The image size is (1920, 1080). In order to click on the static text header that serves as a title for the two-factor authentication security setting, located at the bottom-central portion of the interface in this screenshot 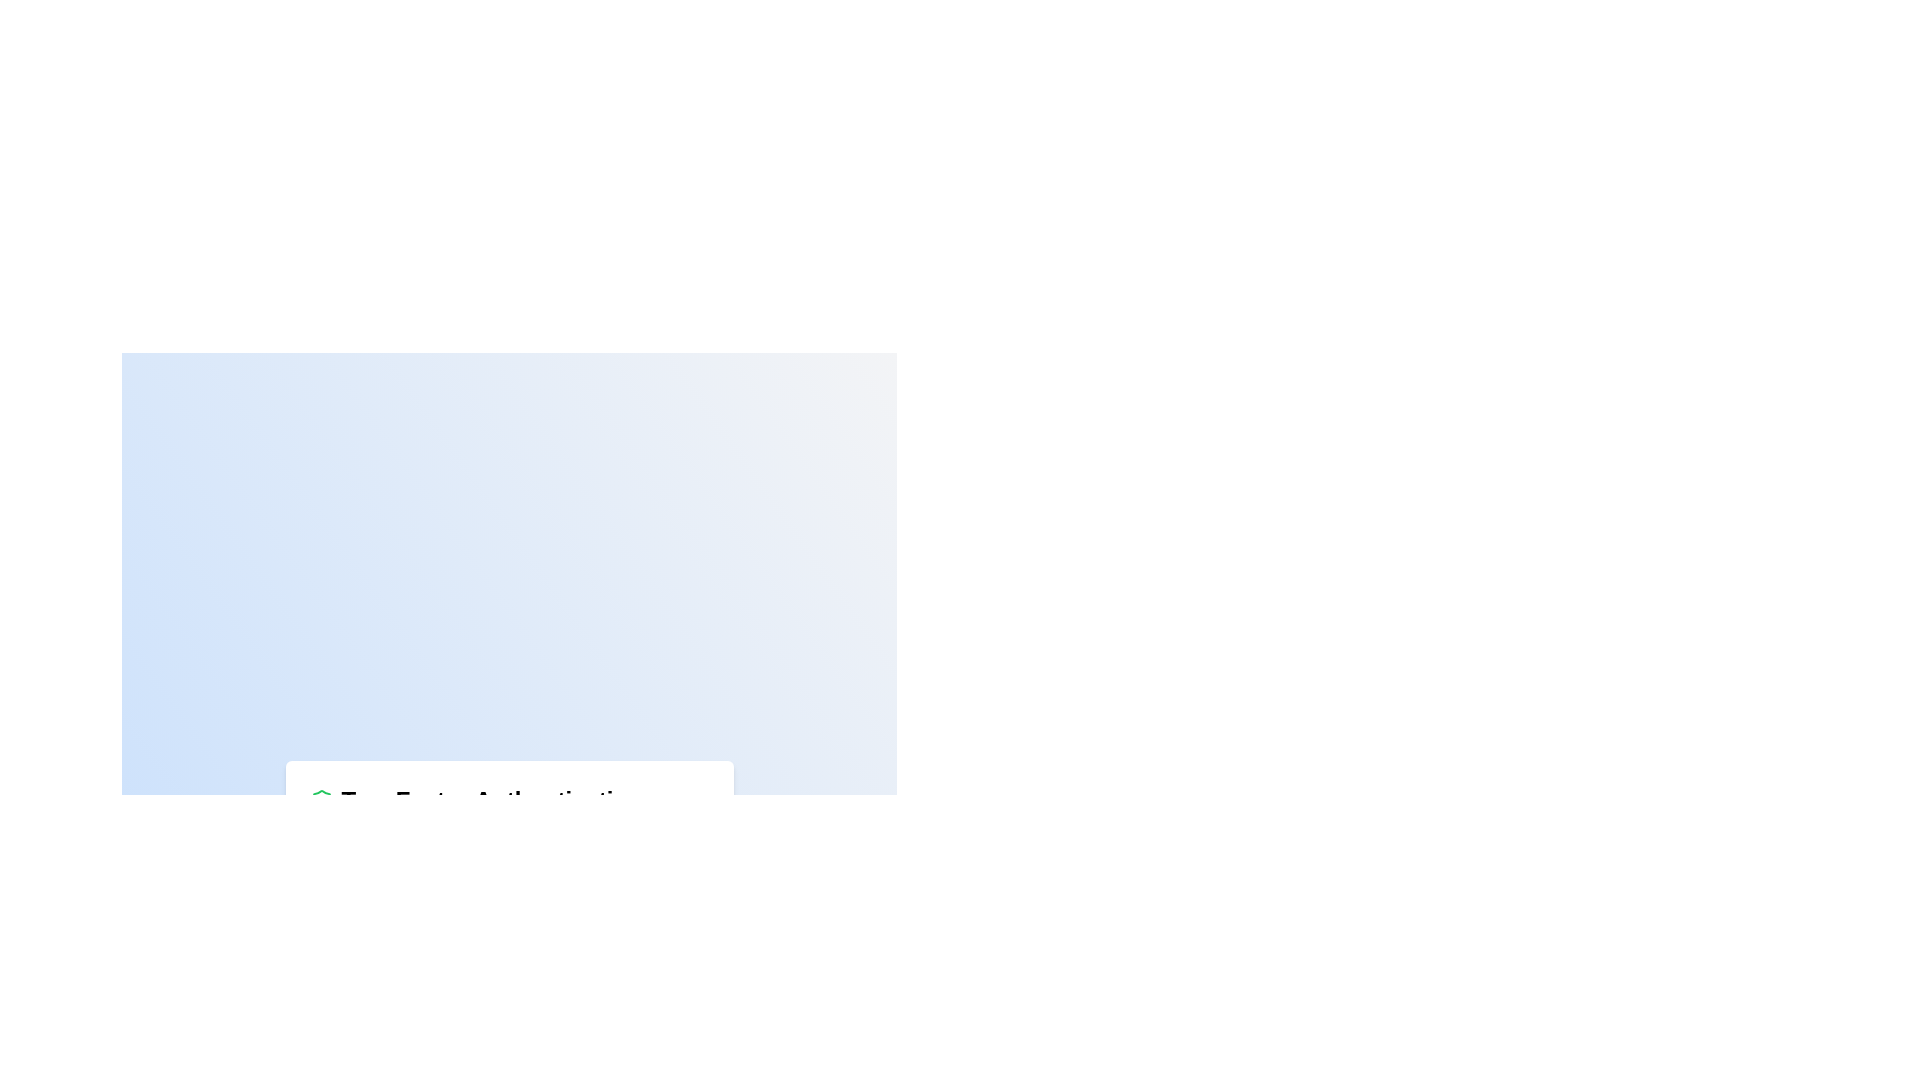, I will do `click(492, 799)`.